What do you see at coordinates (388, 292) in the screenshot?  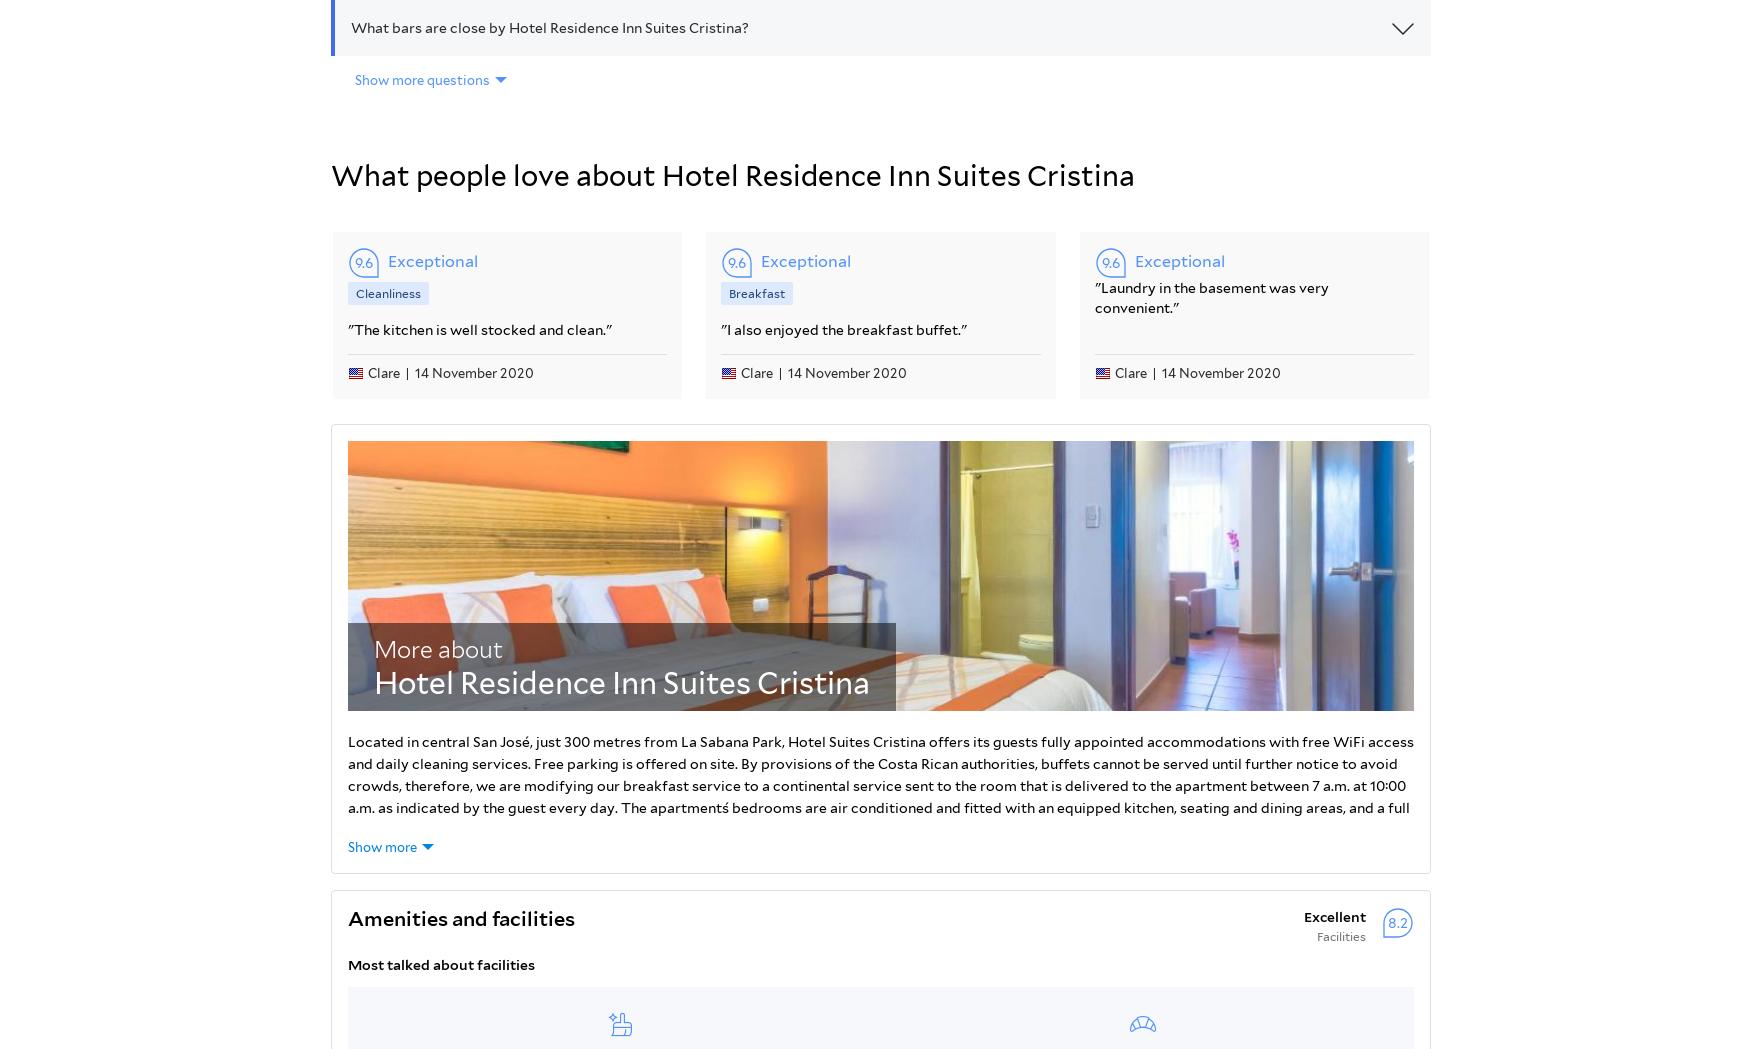 I see `'Cleanliness'` at bounding box center [388, 292].